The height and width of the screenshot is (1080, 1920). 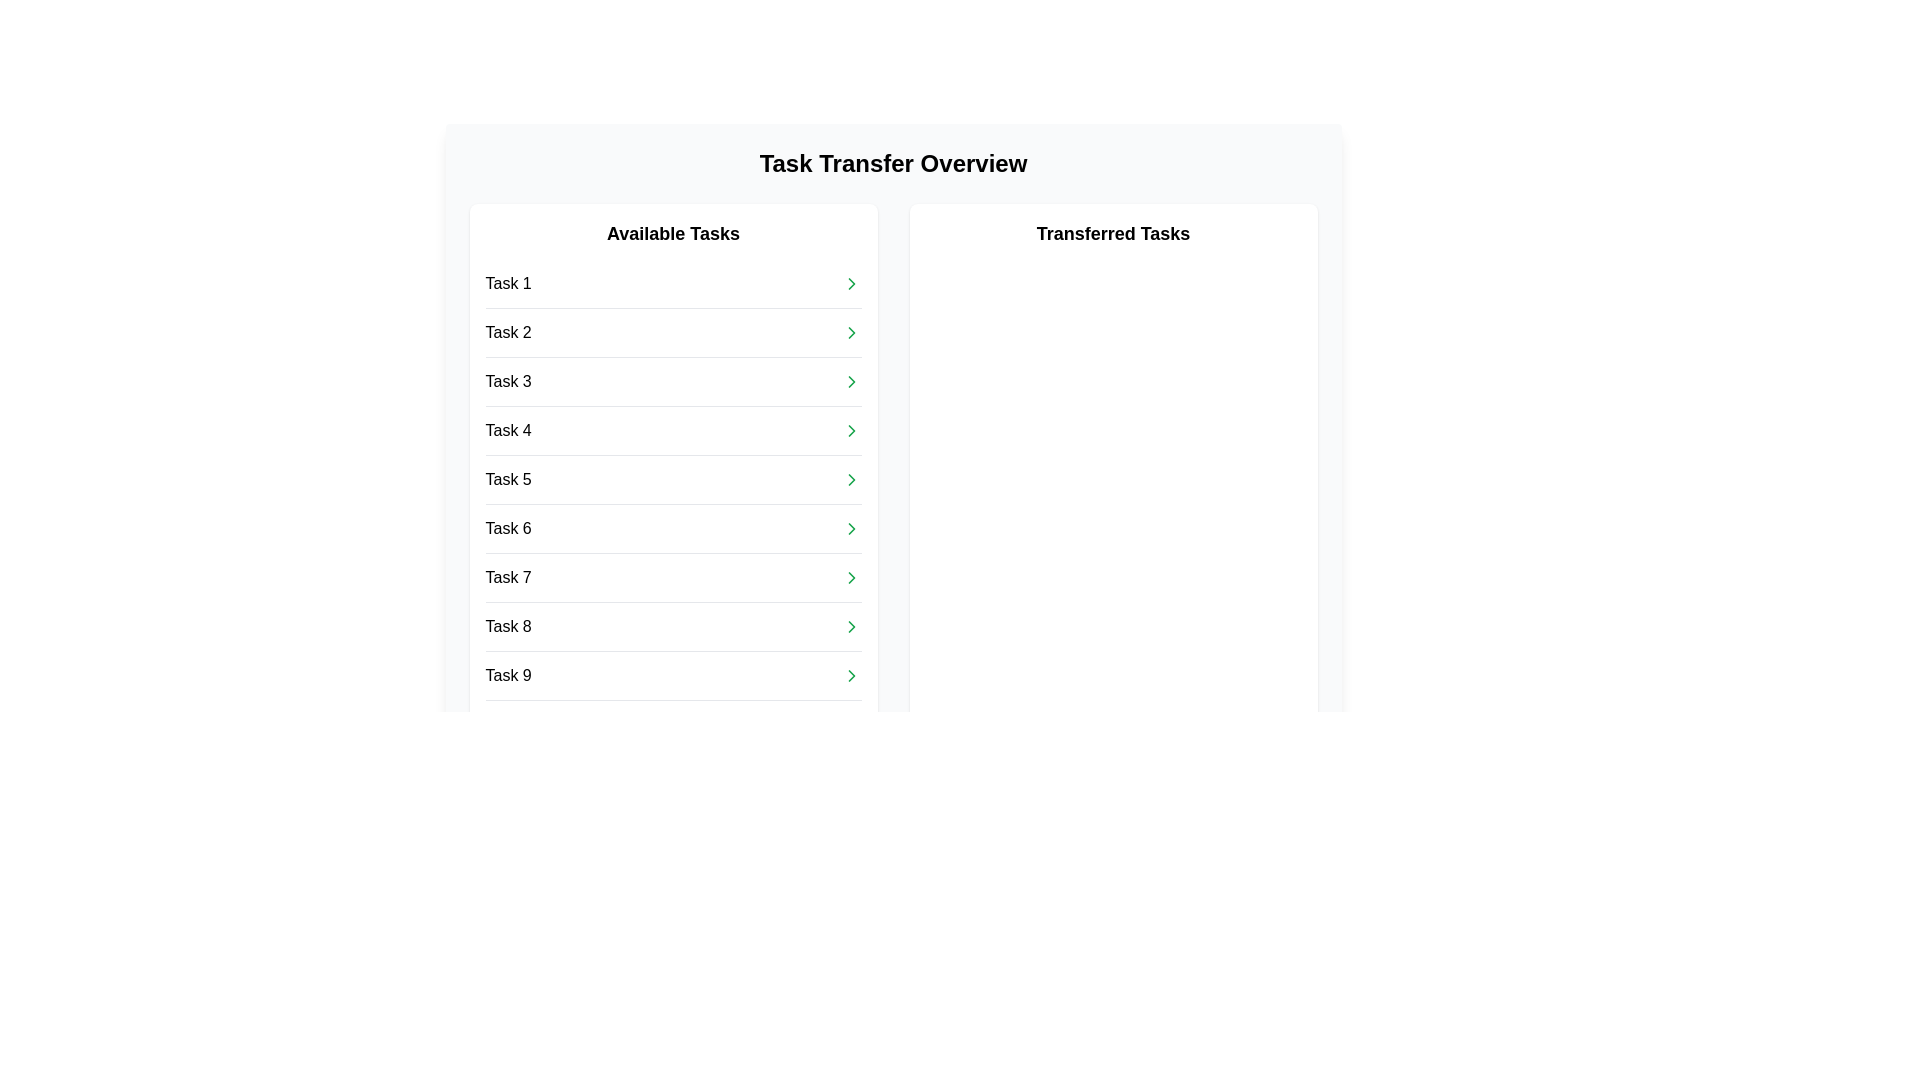 What do you see at coordinates (851, 331) in the screenshot?
I see `the green chevron-shaped icon located to the far right of the text 'Task 2' in the second row of the 'Available Tasks' section to transfer the task` at bounding box center [851, 331].